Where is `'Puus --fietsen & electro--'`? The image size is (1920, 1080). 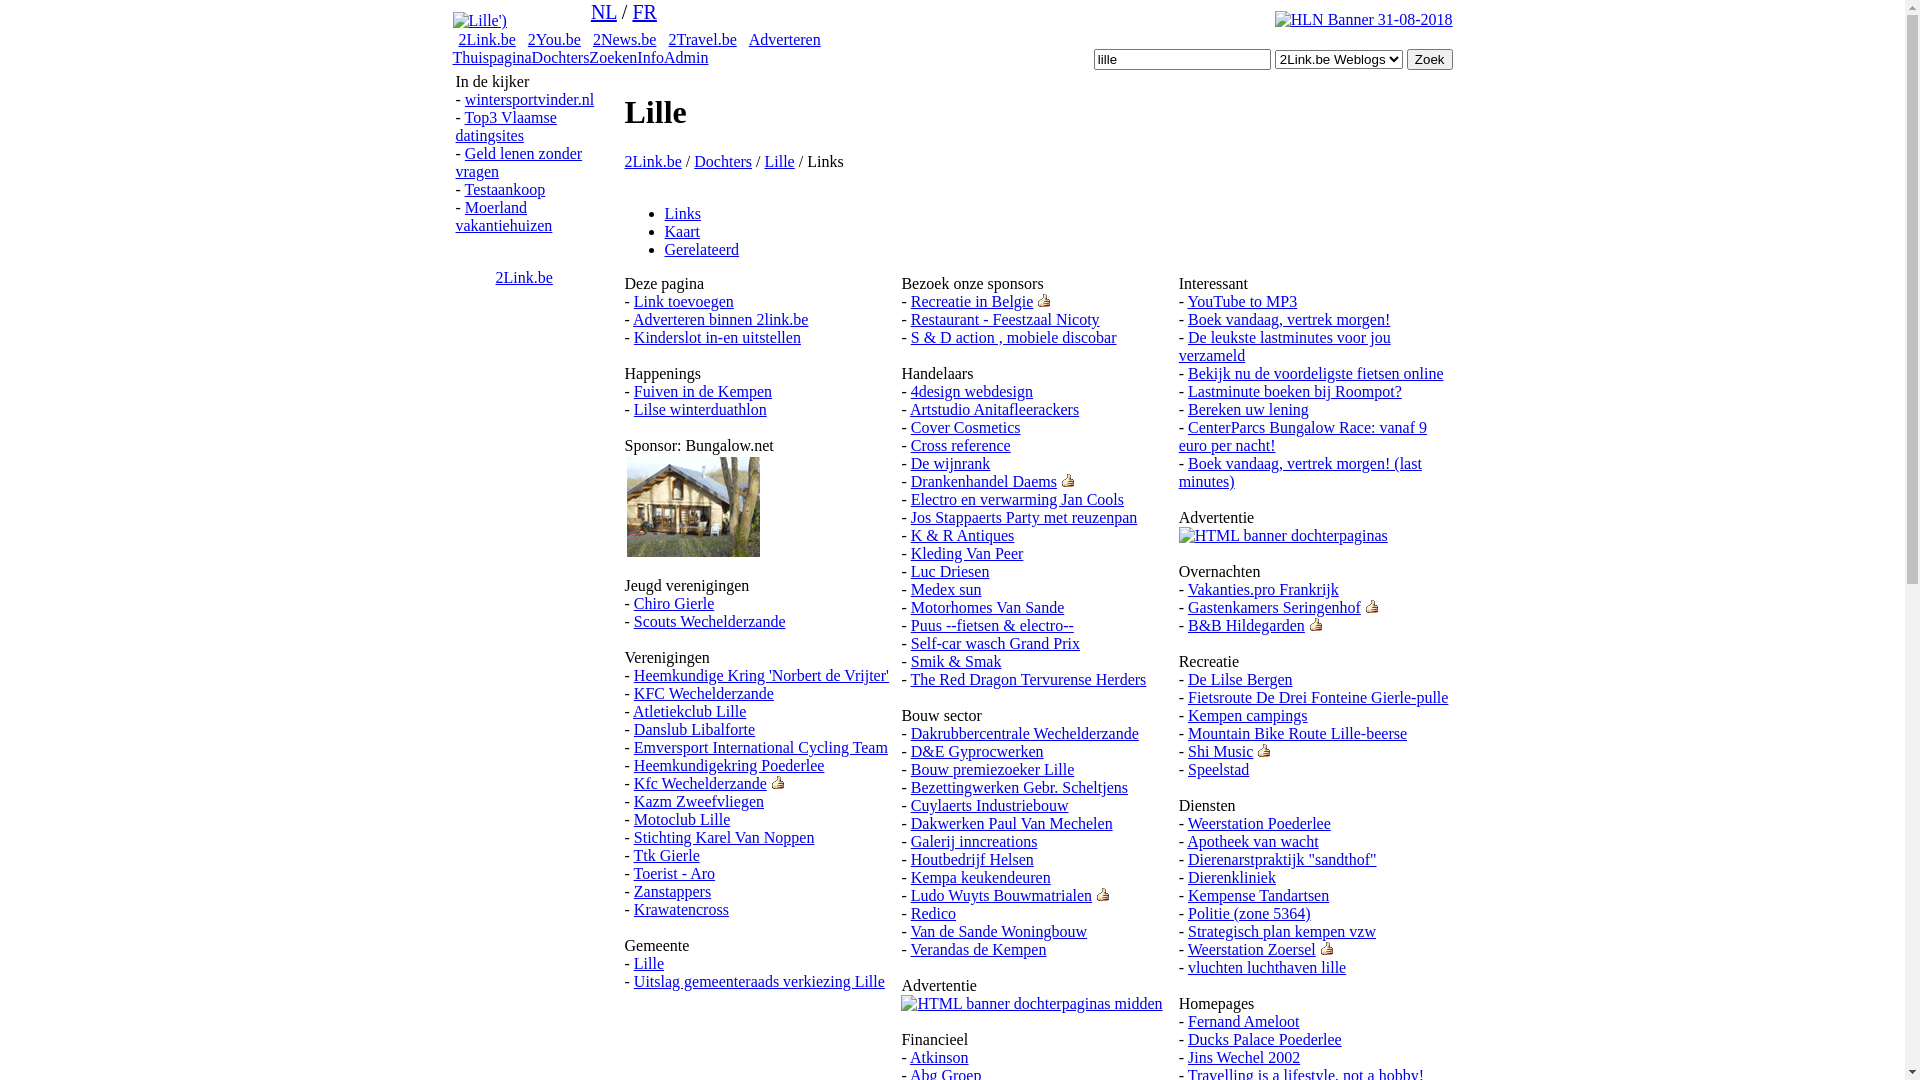 'Puus --fietsen & electro--' is located at coordinates (910, 624).